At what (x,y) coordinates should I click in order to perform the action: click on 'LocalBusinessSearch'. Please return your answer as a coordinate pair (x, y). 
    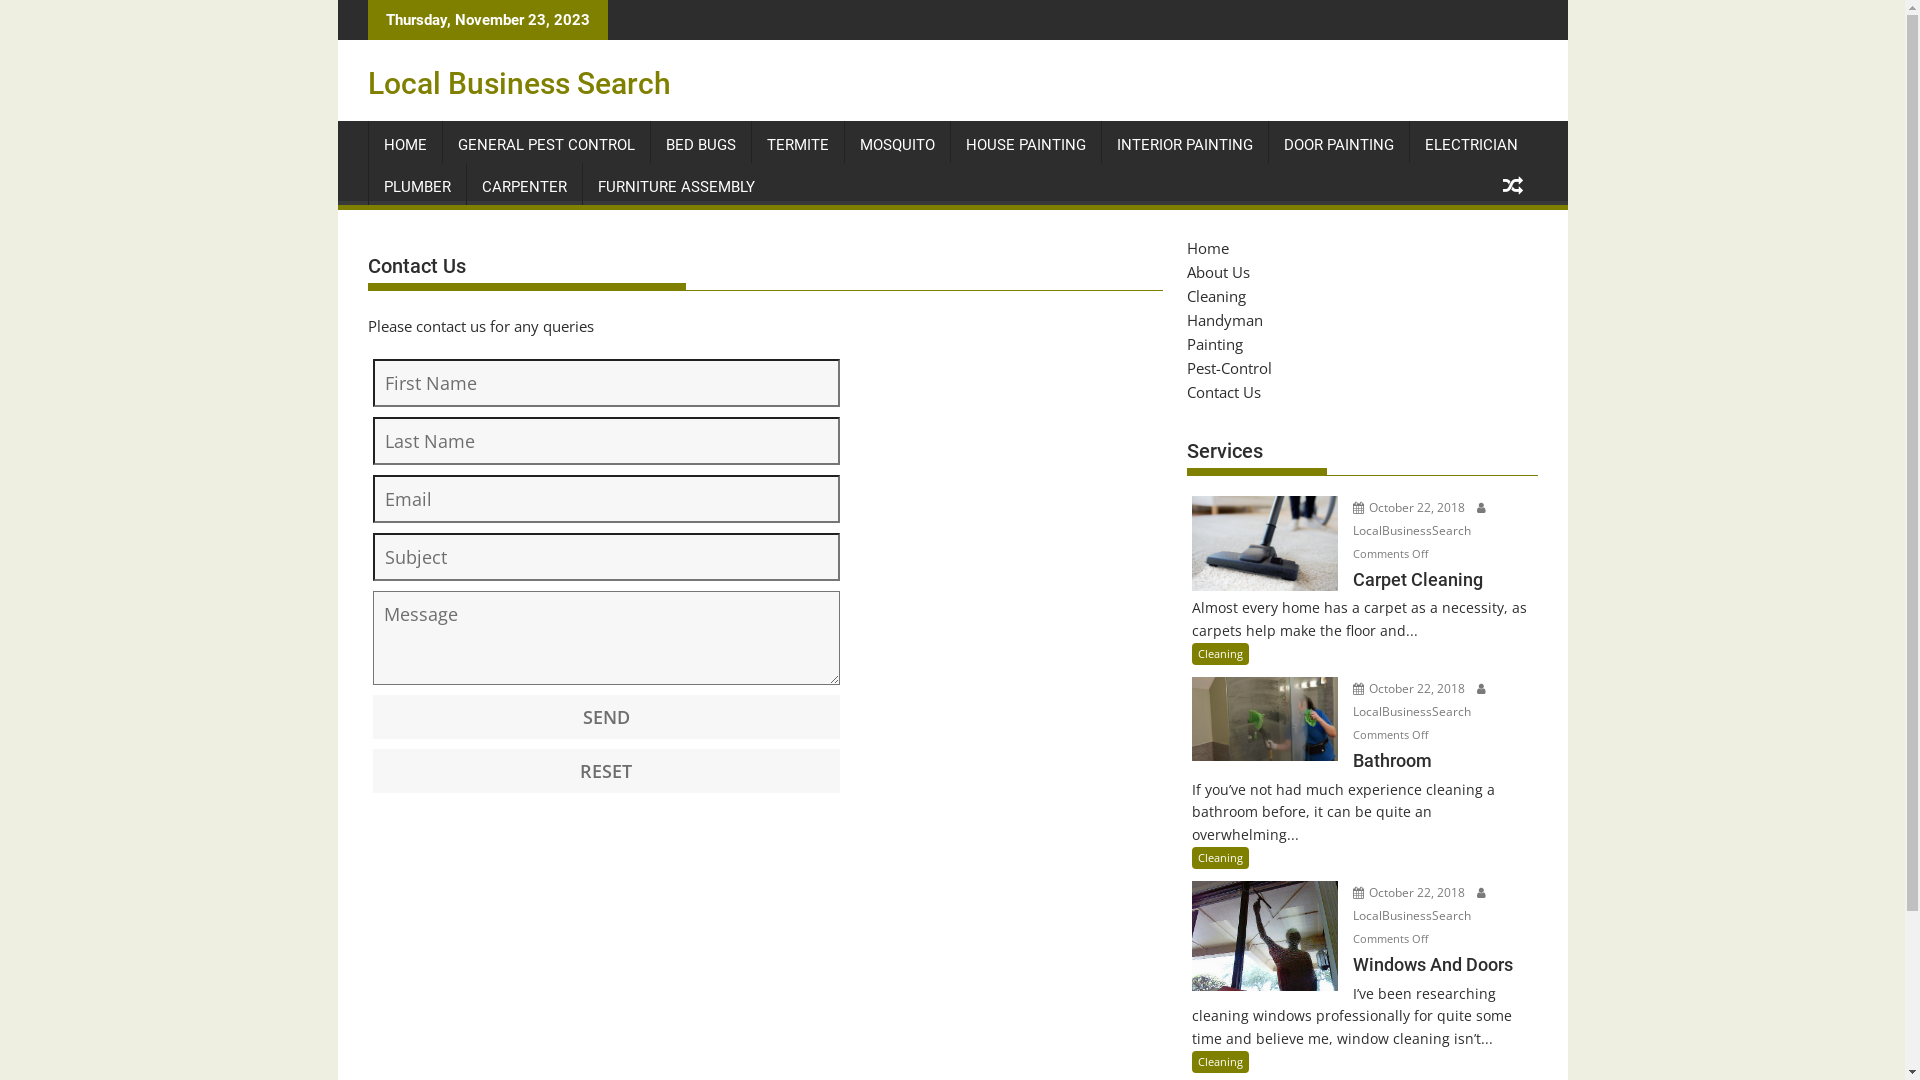
    Looking at the image, I should click on (1419, 516).